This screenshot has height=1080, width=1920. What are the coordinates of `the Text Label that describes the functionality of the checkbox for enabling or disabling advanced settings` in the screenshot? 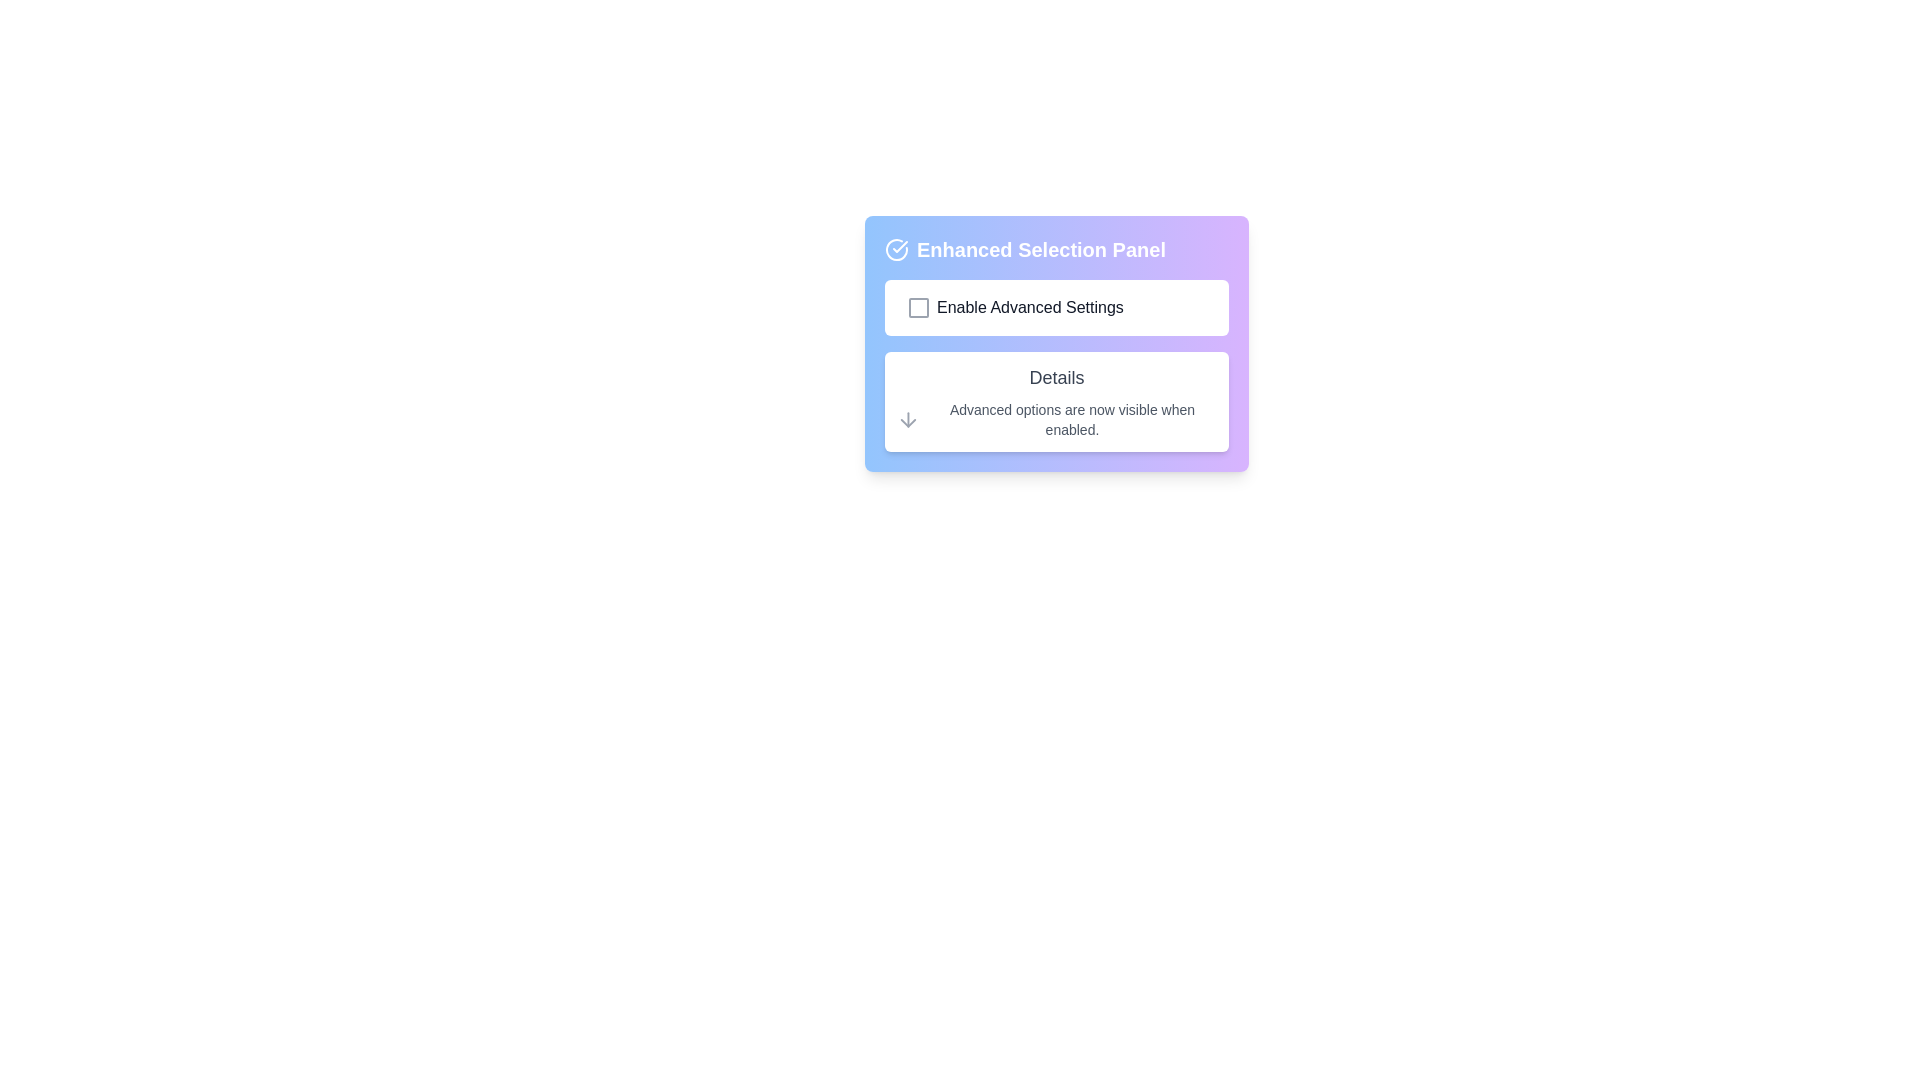 It's located at (1030, 308).